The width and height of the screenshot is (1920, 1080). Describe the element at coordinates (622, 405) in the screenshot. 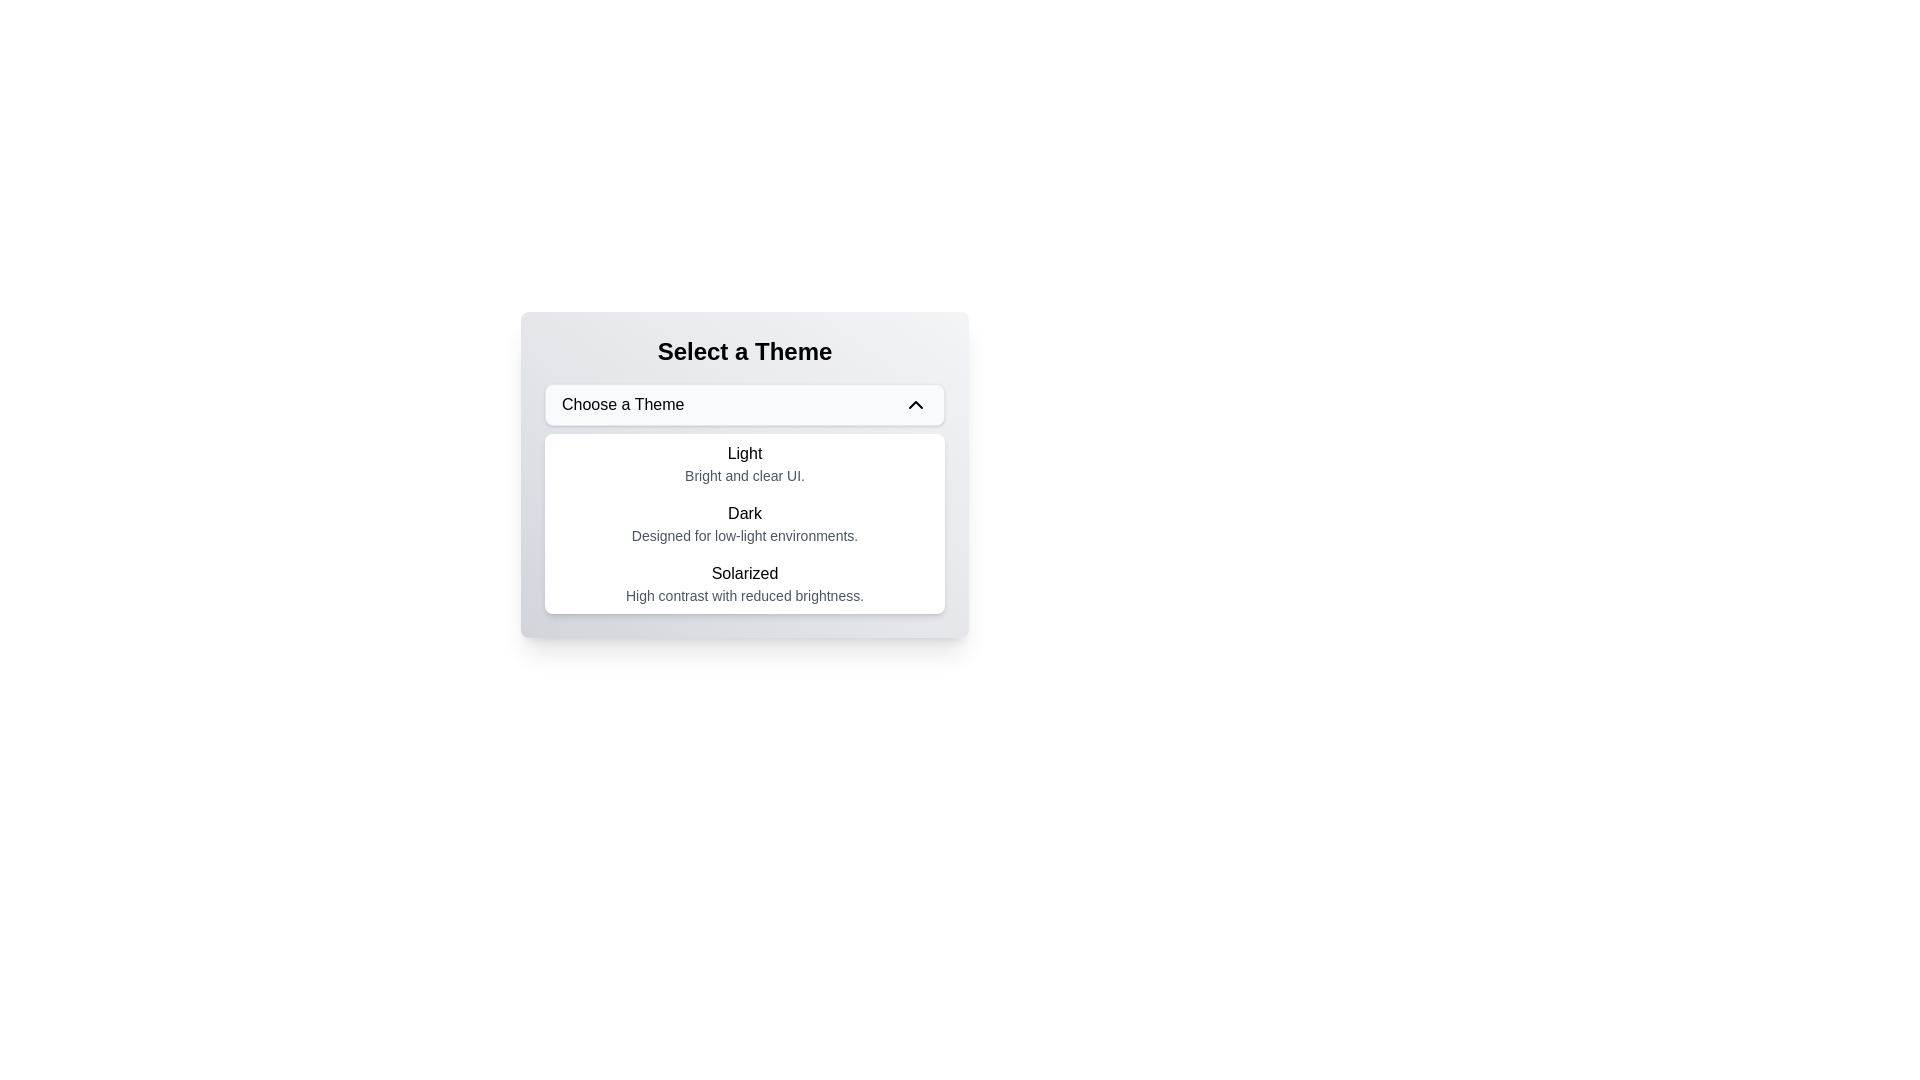

I see `the static text label displaying 'Choose a Theme', which is styled with a bold font and located within a light gray rounded rectangle in the dropdown header` at that location.